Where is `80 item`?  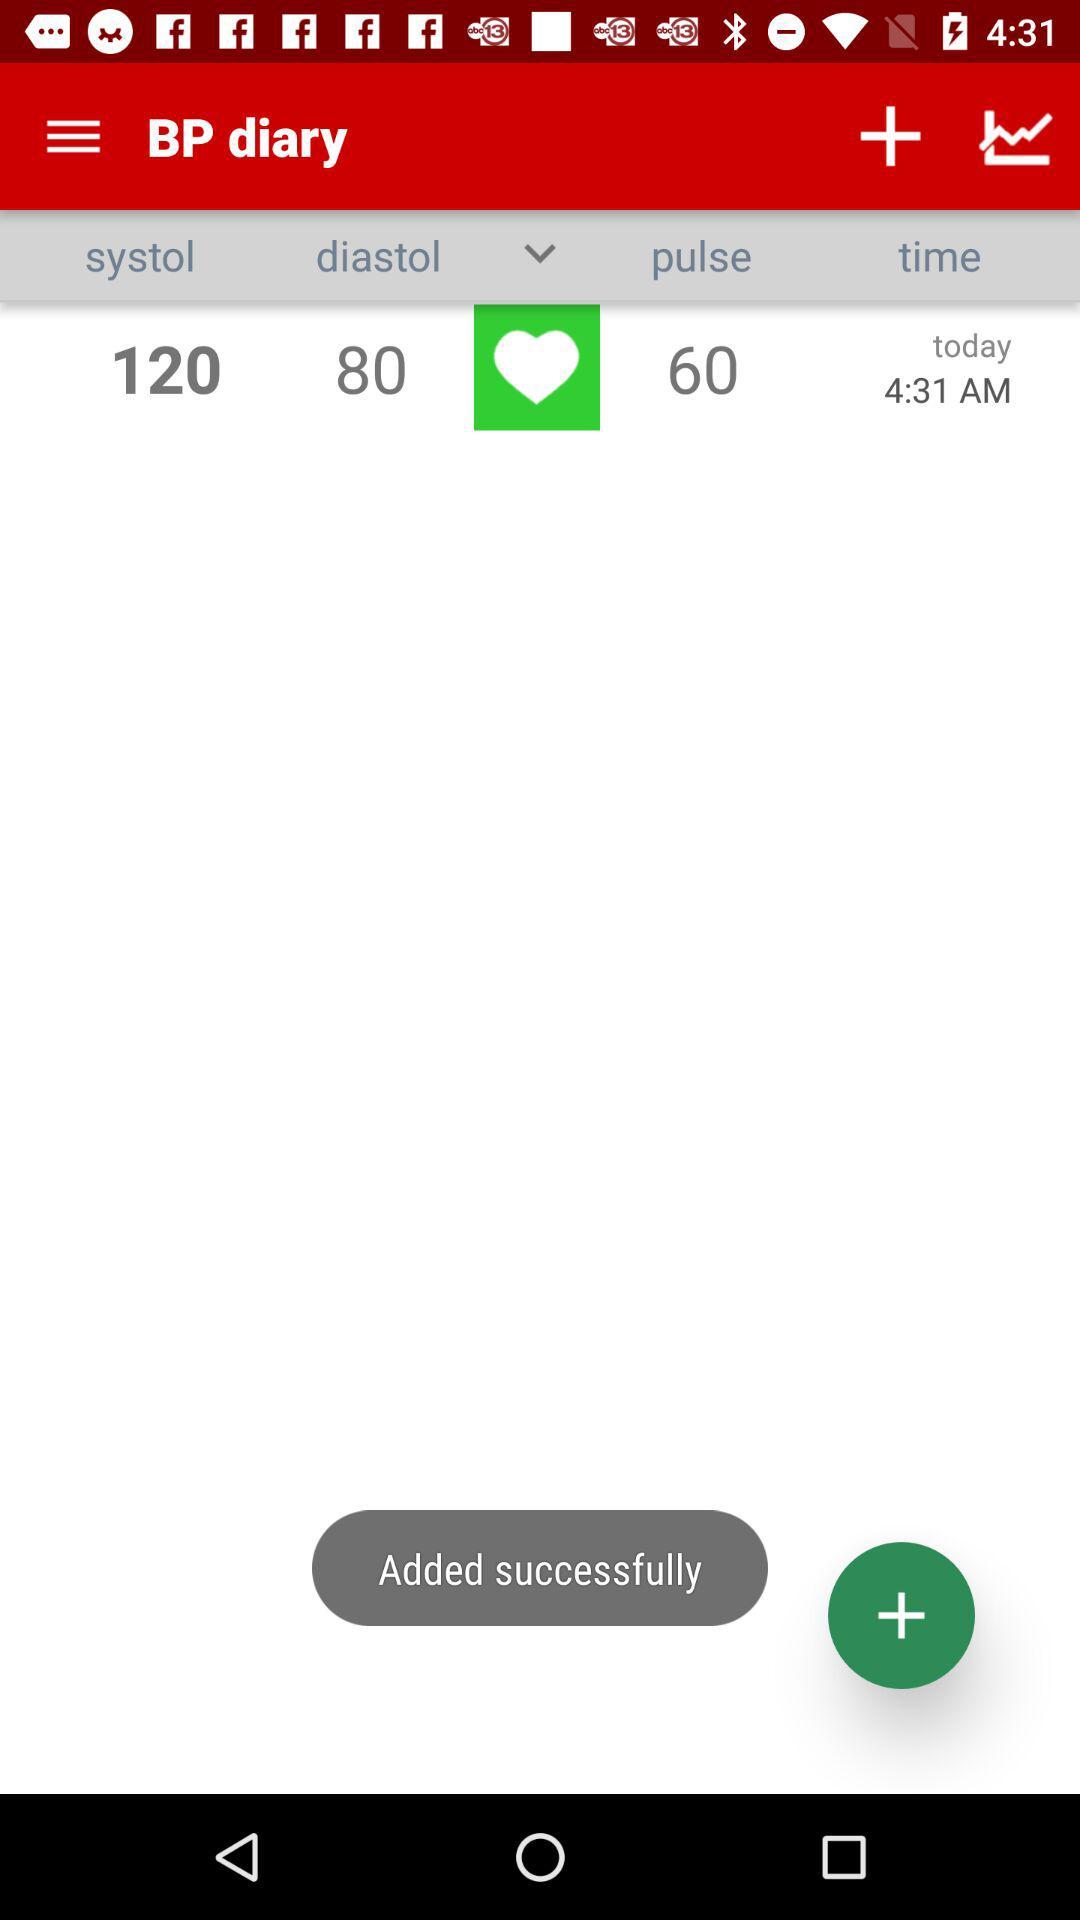 80 item is located at coordinates (371, 367).